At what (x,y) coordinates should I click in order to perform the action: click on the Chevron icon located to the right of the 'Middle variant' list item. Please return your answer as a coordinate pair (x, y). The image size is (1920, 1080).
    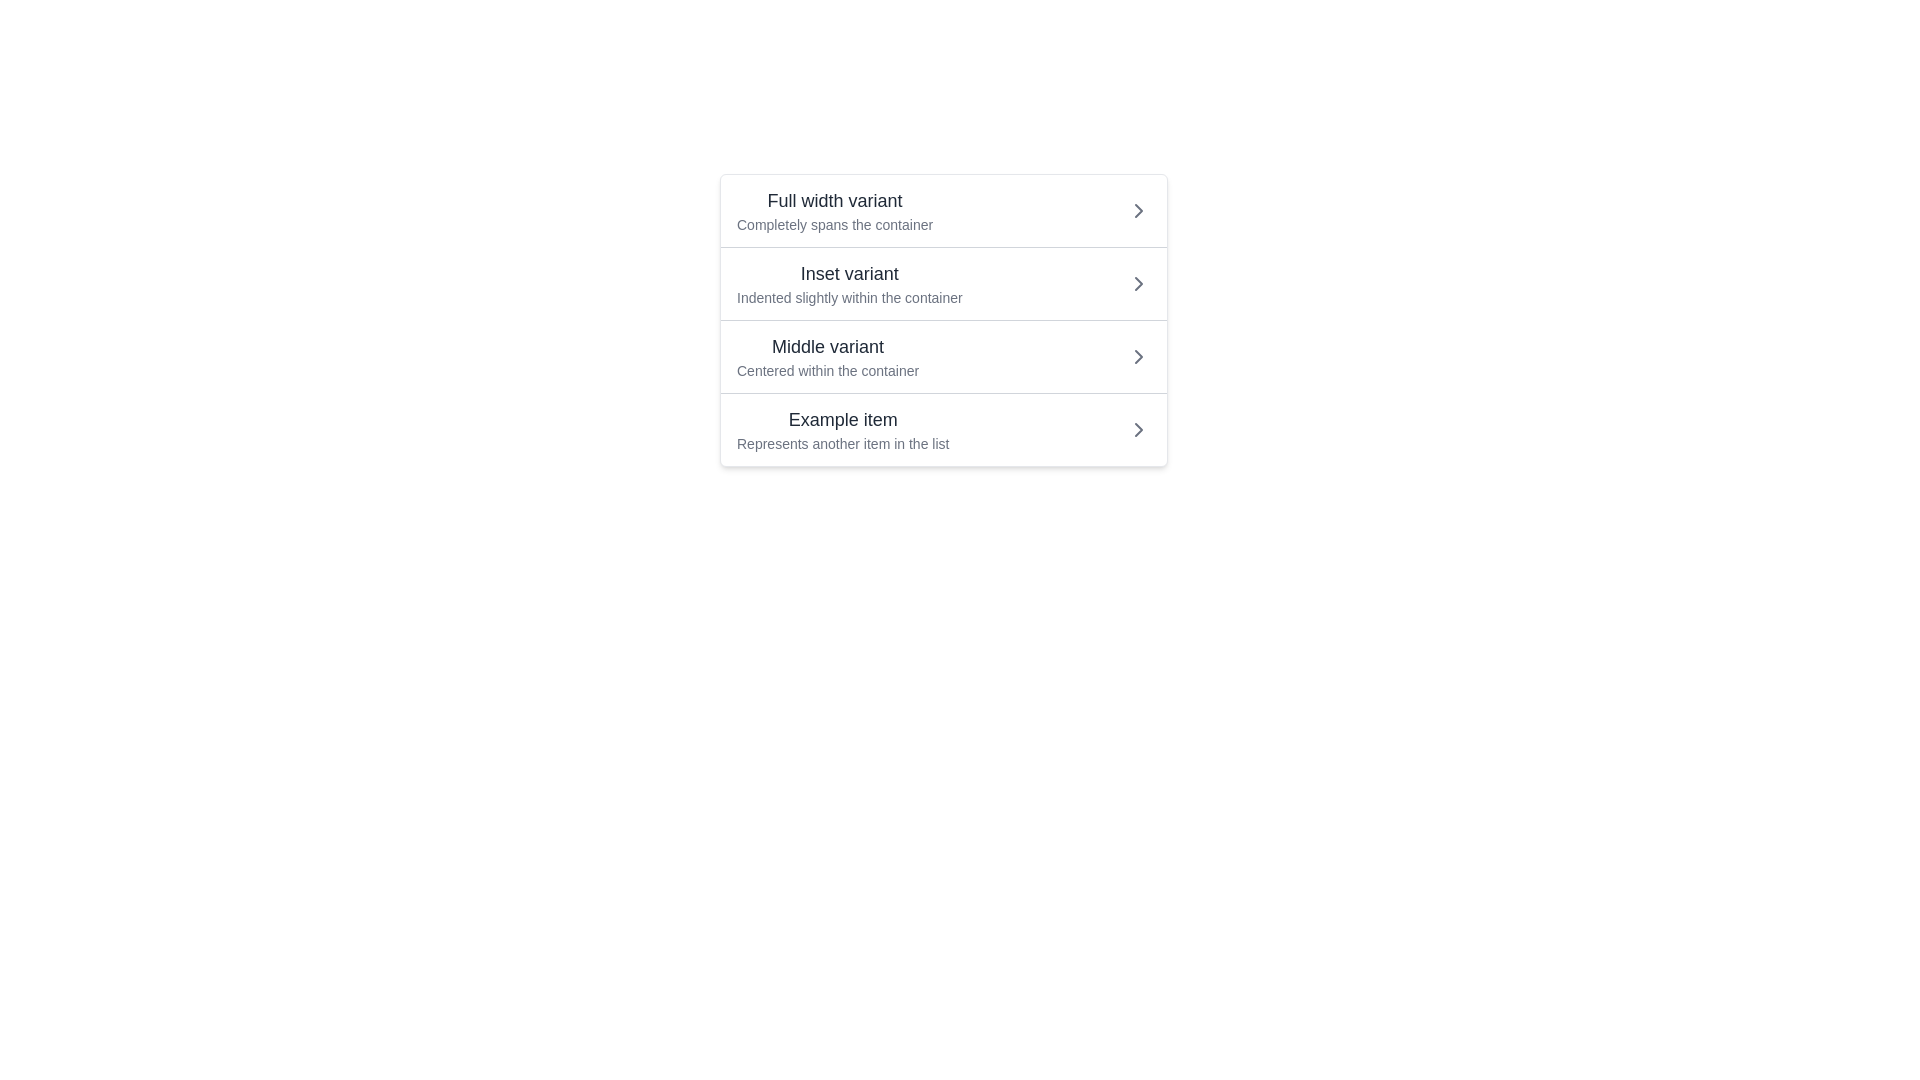
    Looking at the image, I should click on (1138, 356).